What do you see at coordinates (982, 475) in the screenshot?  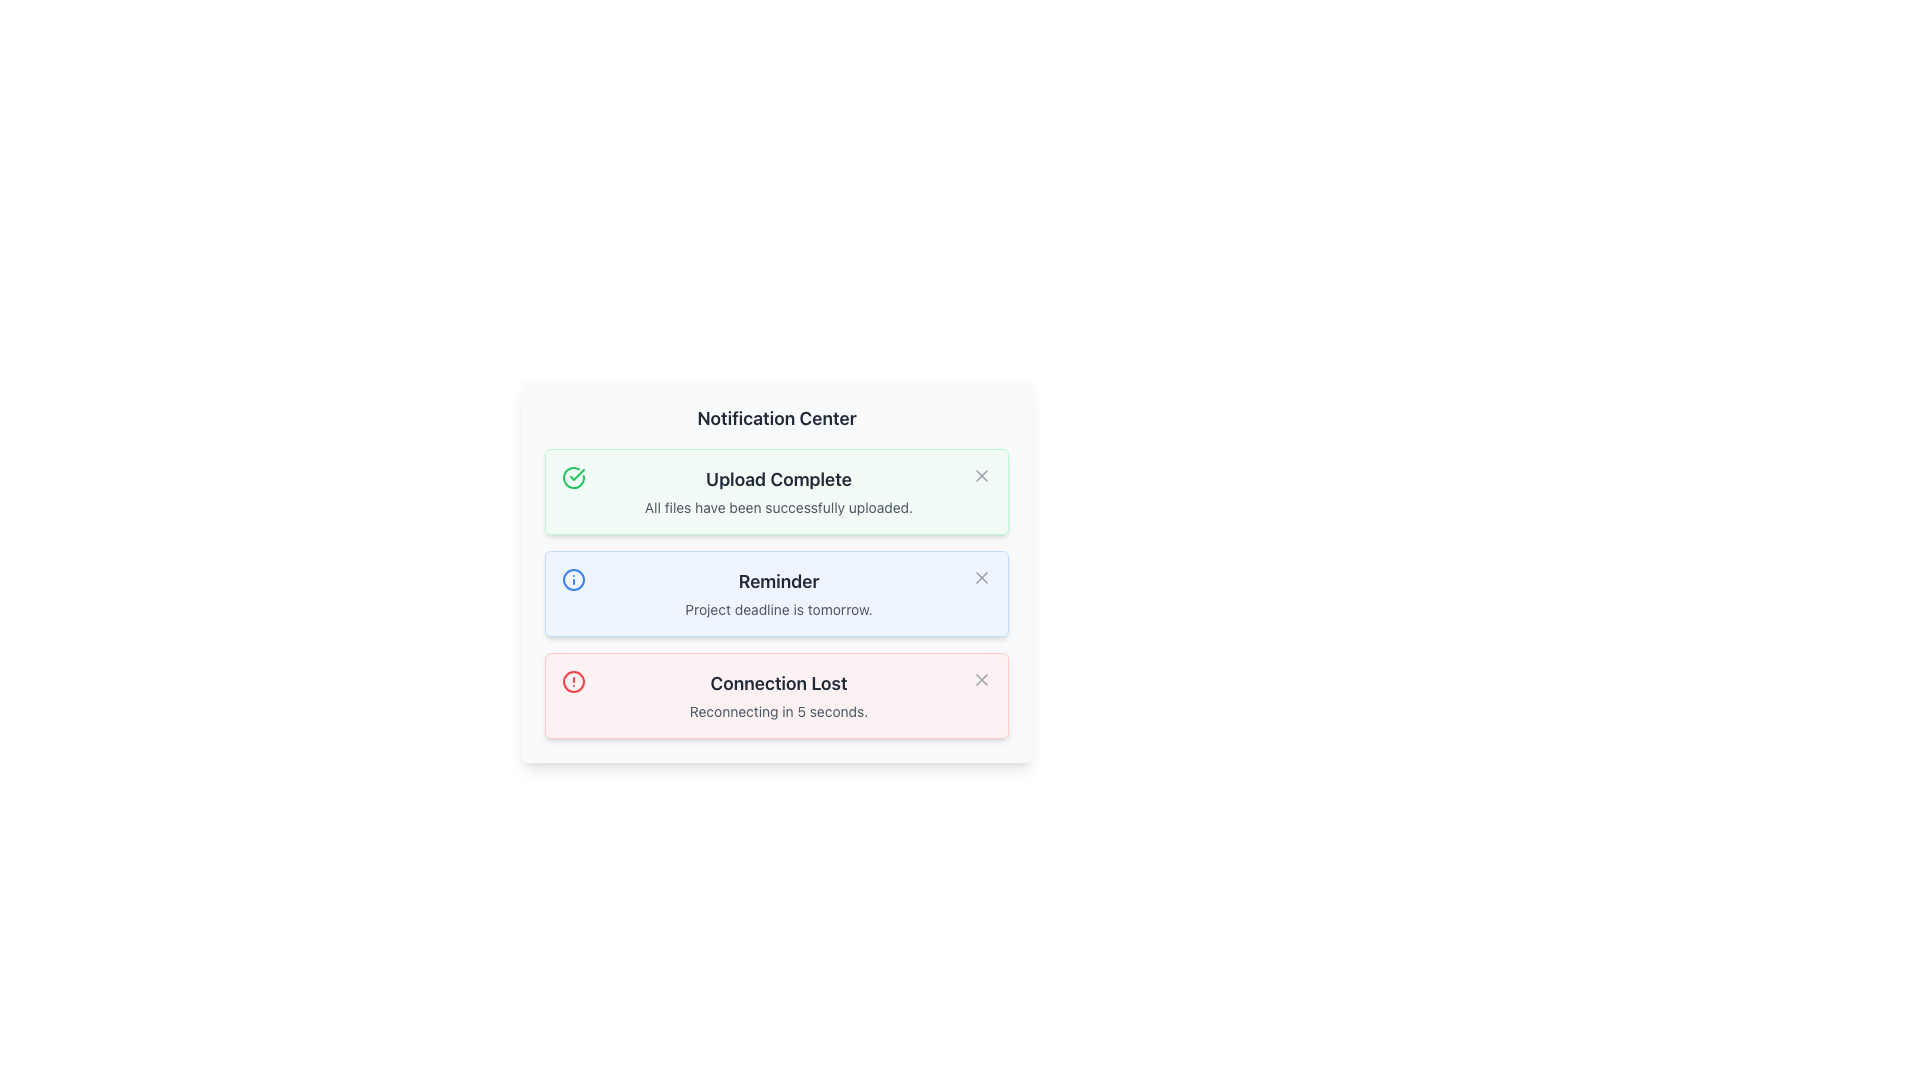 I see `the close icon (cross symbol) at the top-right corner of the 'Upload Complete' notification box` at bounding box center [982, 475].